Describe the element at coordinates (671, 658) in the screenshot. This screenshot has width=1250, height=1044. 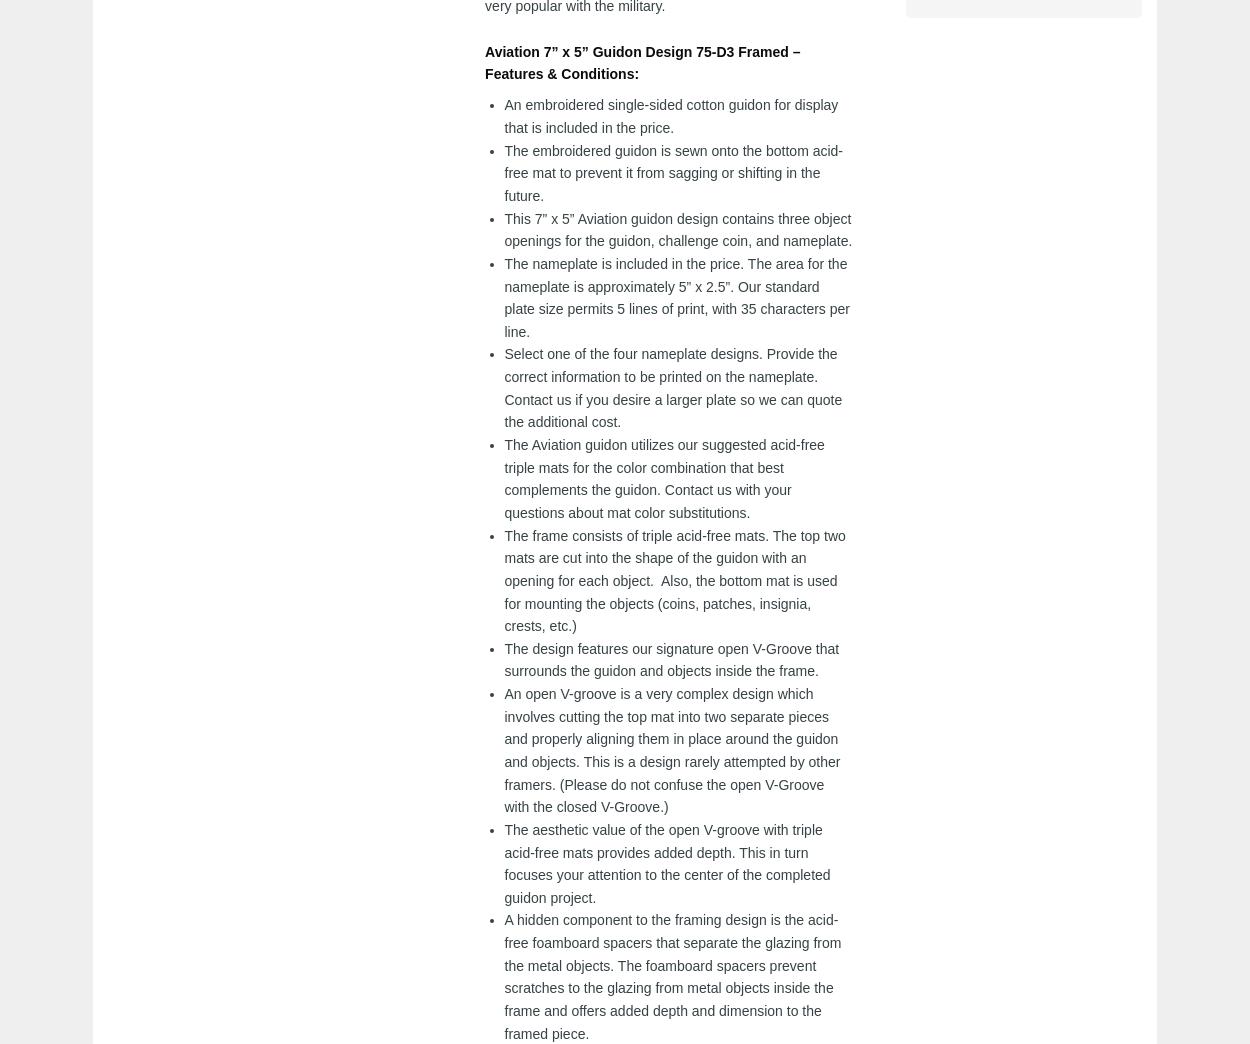
I see `'The design features our signature open V-Groove that surrounds the guidon and objects inside the frame.'` at that location.